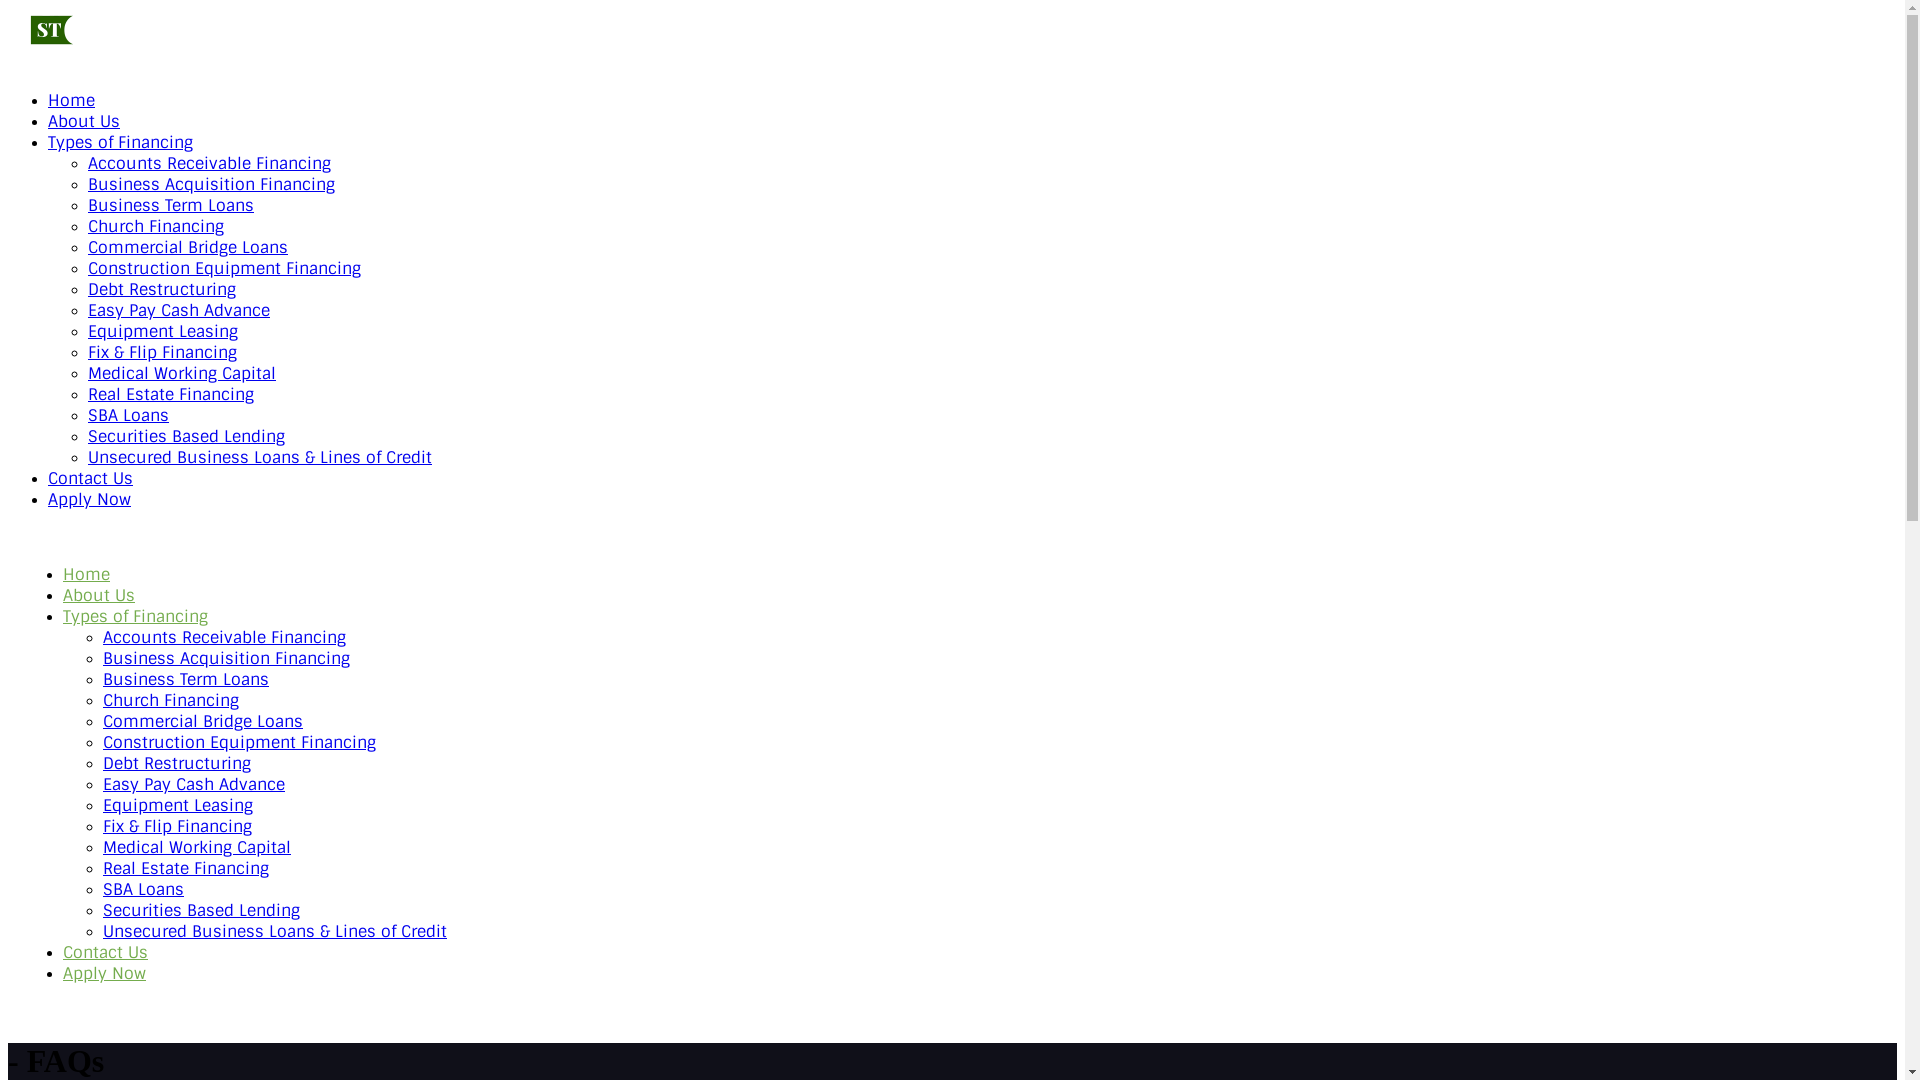  I want to click on 'Equipment Leasing', so click(163, 330).